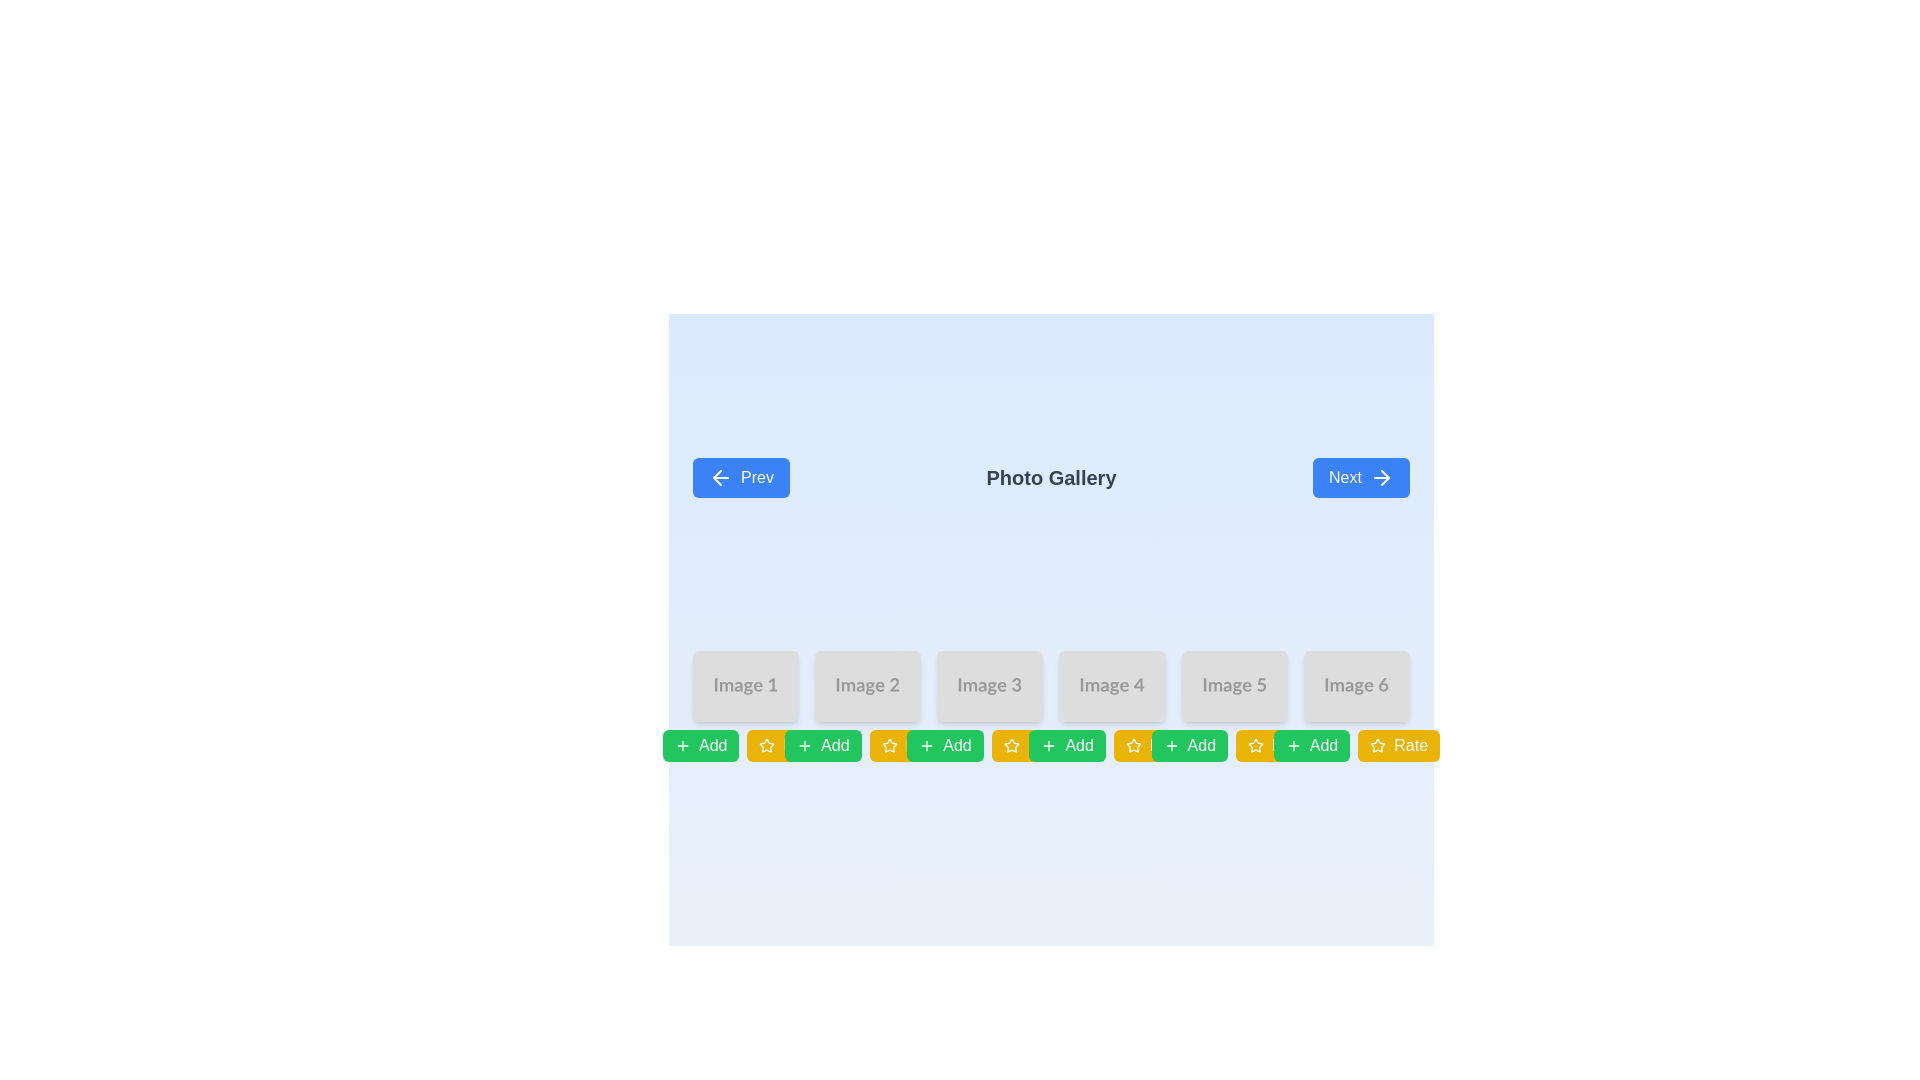 This screenshot has width=1920, height=1080. What do you see at coordinates (1410, 745) in the screenshot?
I see `the 'Rate' text label embedded in the yellow button with rounded edges, located in the rightmost button under 'Image 6' in the gallery` at bounding box center [1410, 745].